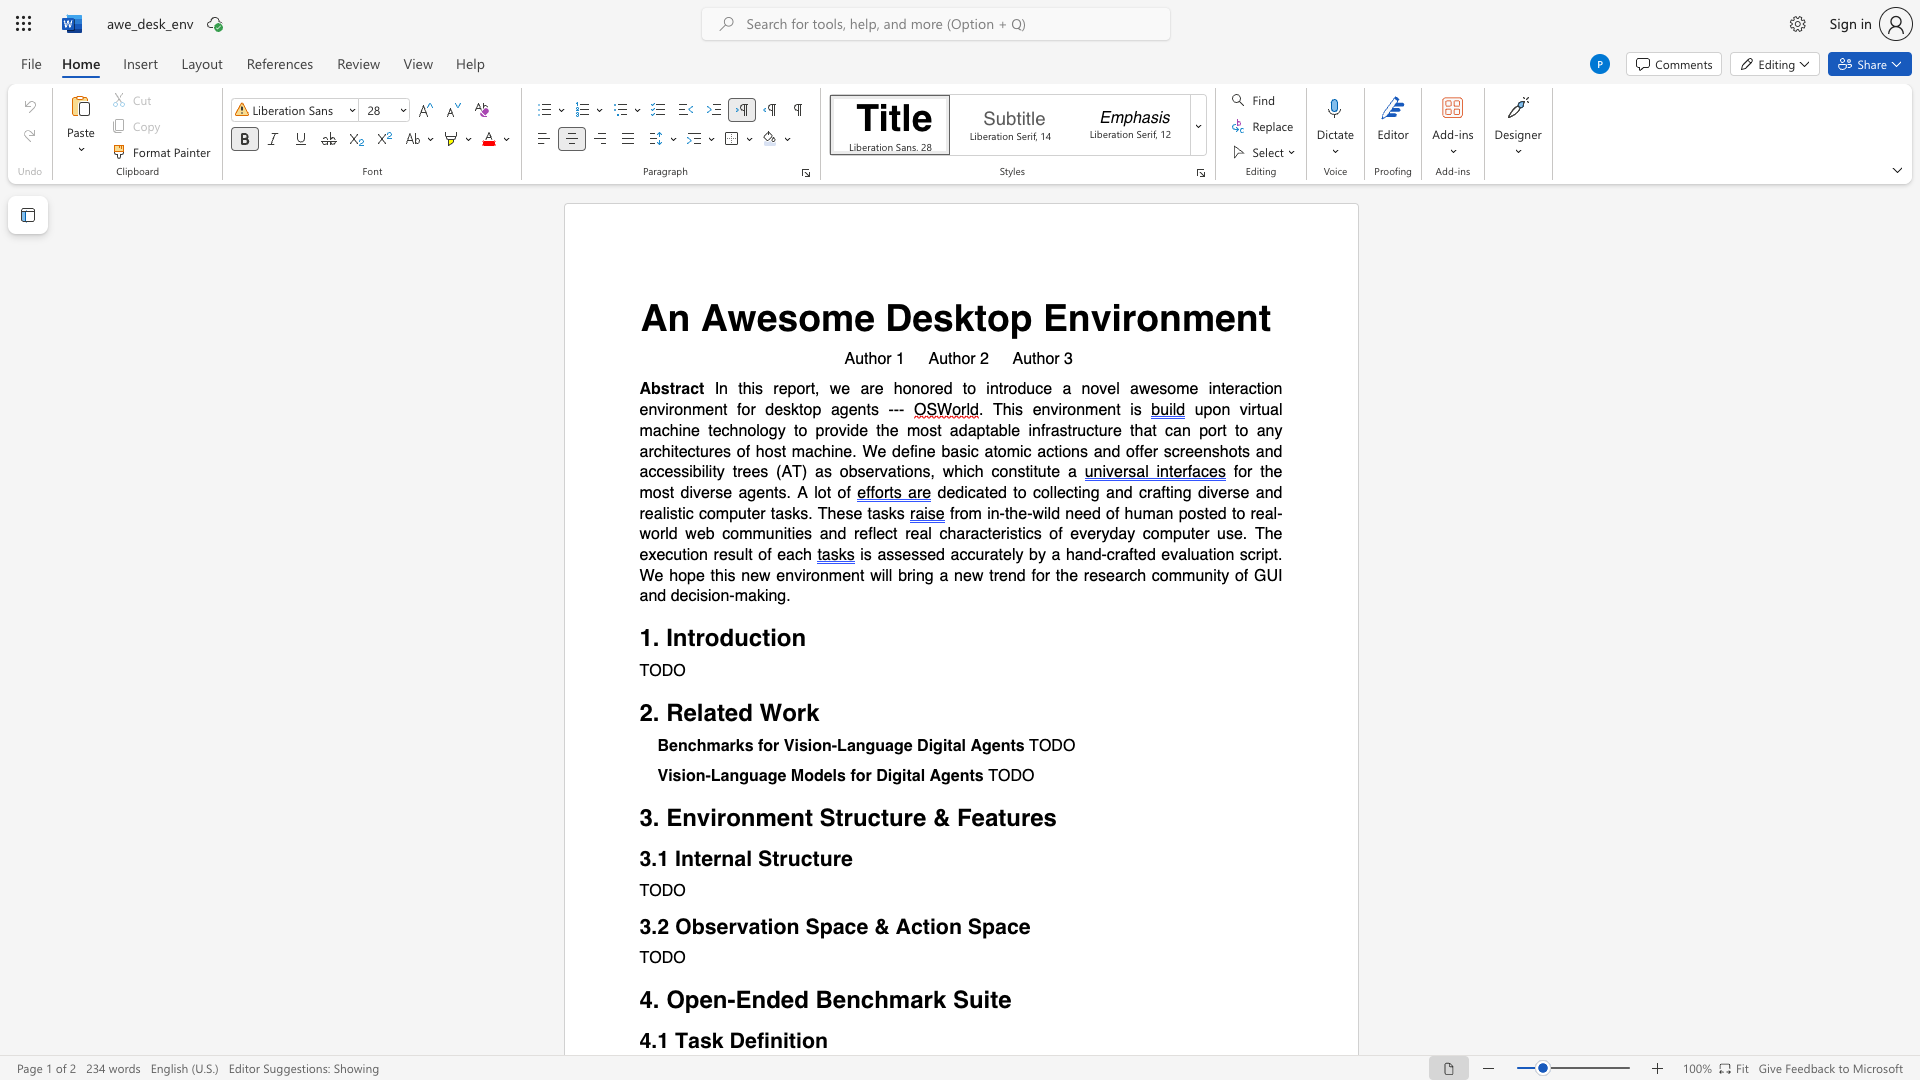 The height and width of the screenshot is (1080, 1920). Describe the element at coordinates (1181, 316) in the screenshot. I see `the subset text "men" within the text "An Awesome Desktop Environment"` at that location.